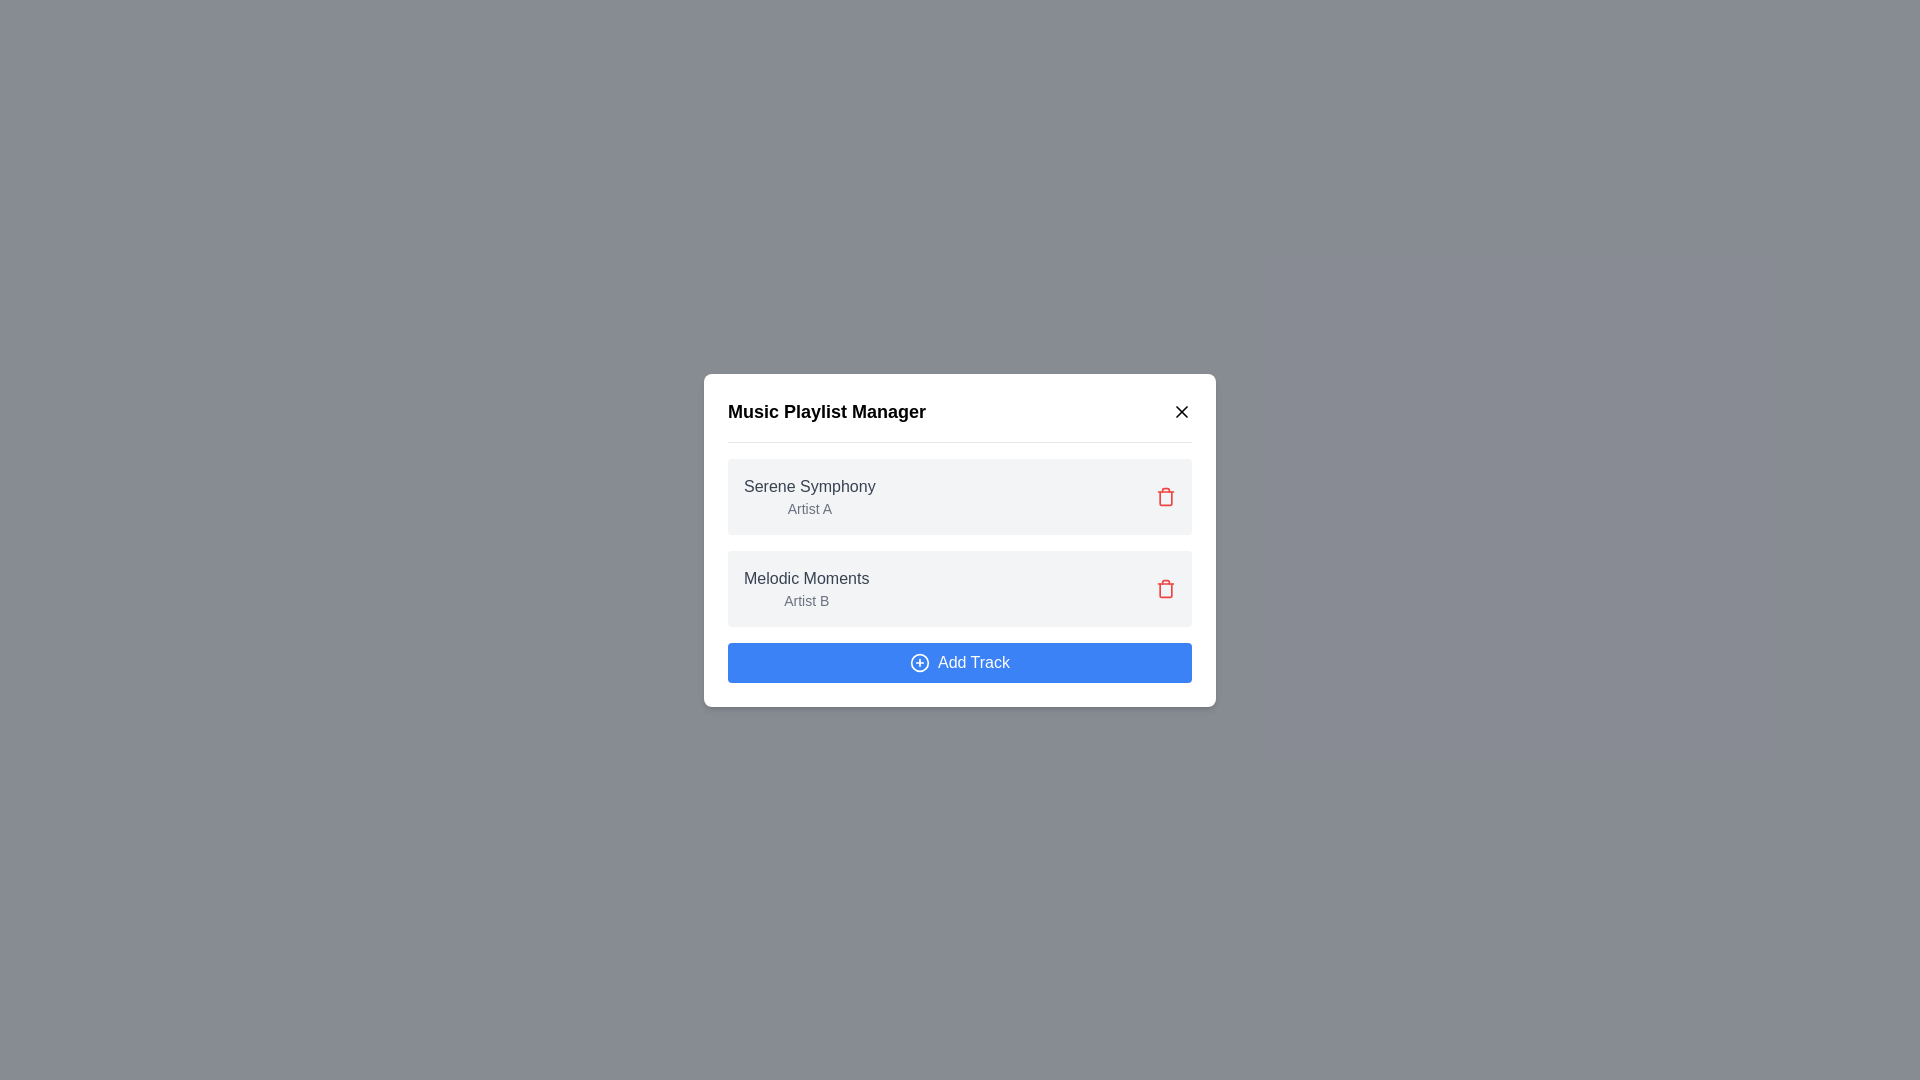 The width and height of the screenshot is (1920, 1080). I want to click on the circular icon with a blue background and white stroke, located to the left of the 'Add Track' button in the modal dialog, so click(919, 662).